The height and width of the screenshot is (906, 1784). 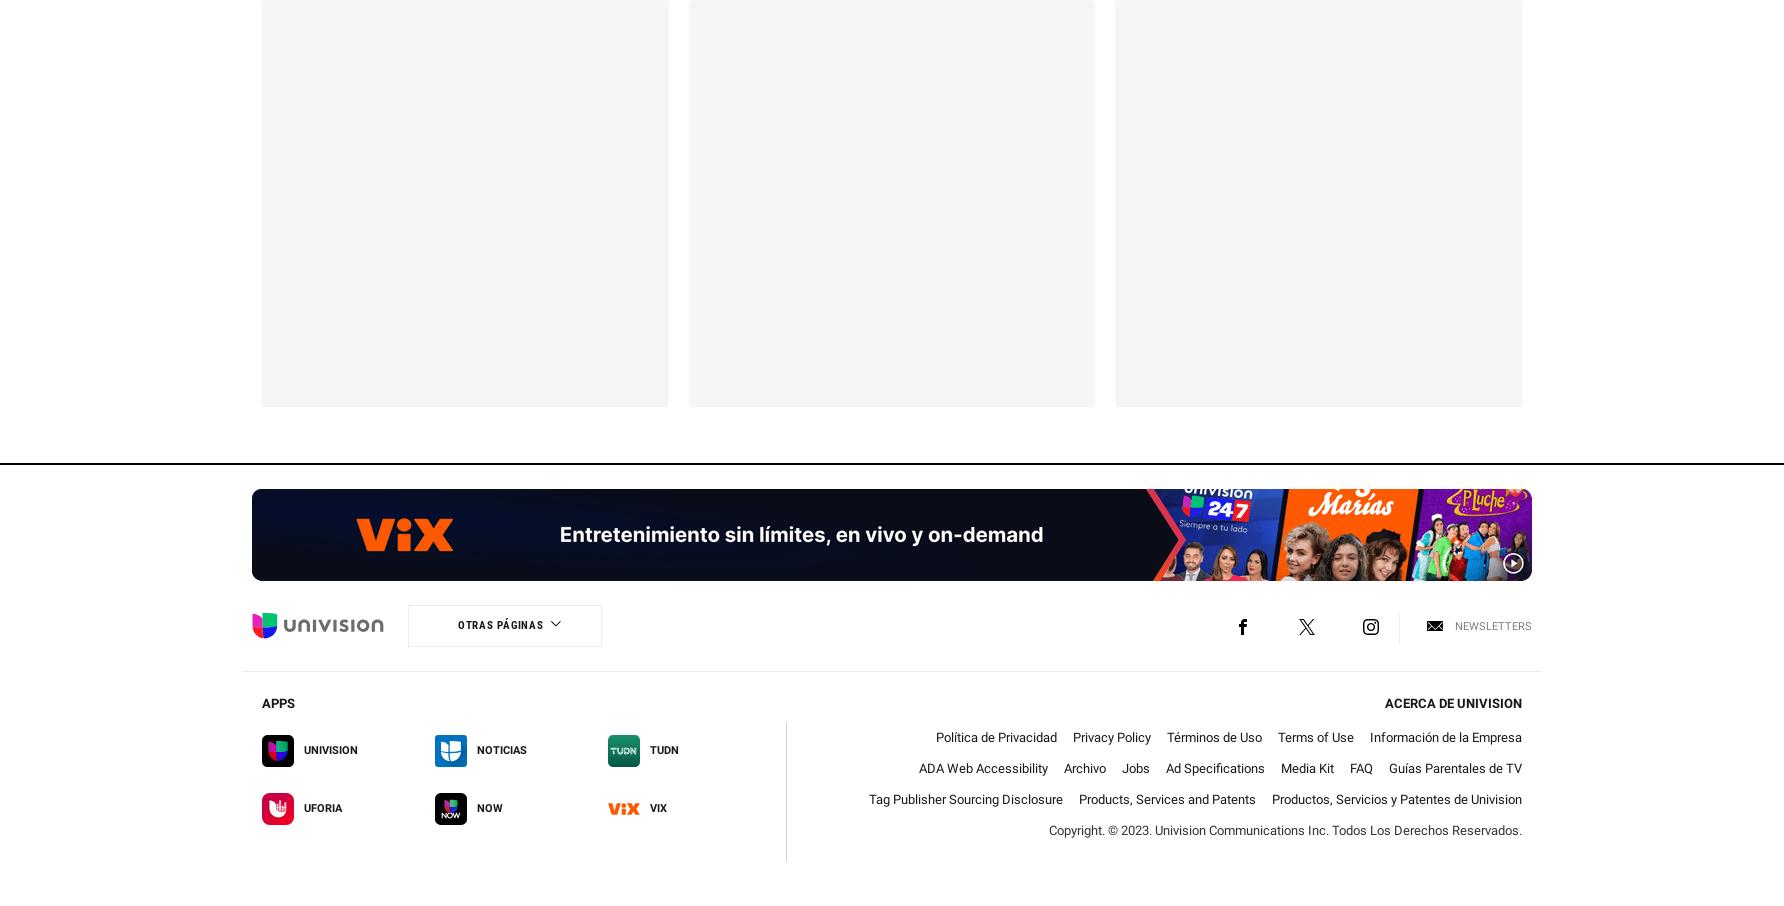 What do you see at coordinates (1275, 735) in the screenshot?
I see `'Terms of Use'` at bounding box center [1275, 735].